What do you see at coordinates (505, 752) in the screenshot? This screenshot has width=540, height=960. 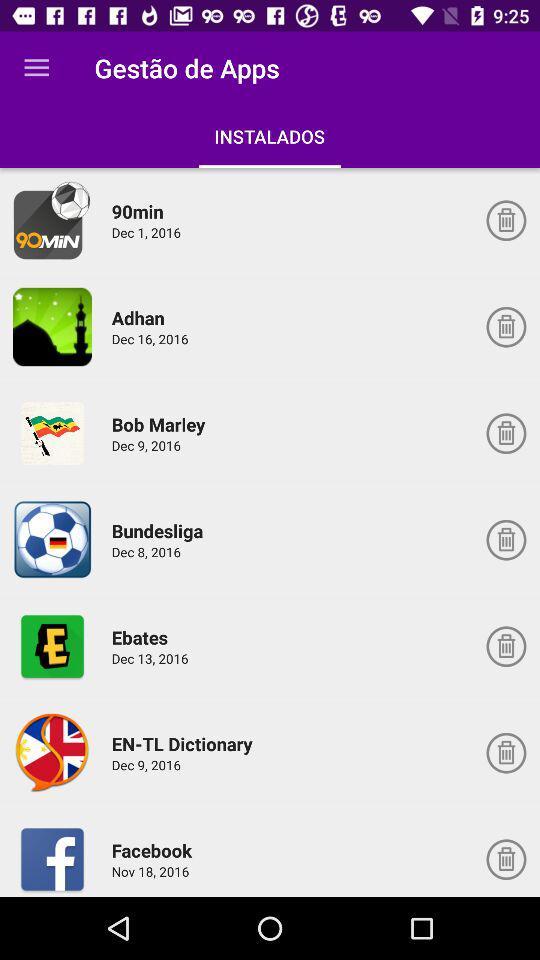 I see `delete` at bounding box center [505, 752].